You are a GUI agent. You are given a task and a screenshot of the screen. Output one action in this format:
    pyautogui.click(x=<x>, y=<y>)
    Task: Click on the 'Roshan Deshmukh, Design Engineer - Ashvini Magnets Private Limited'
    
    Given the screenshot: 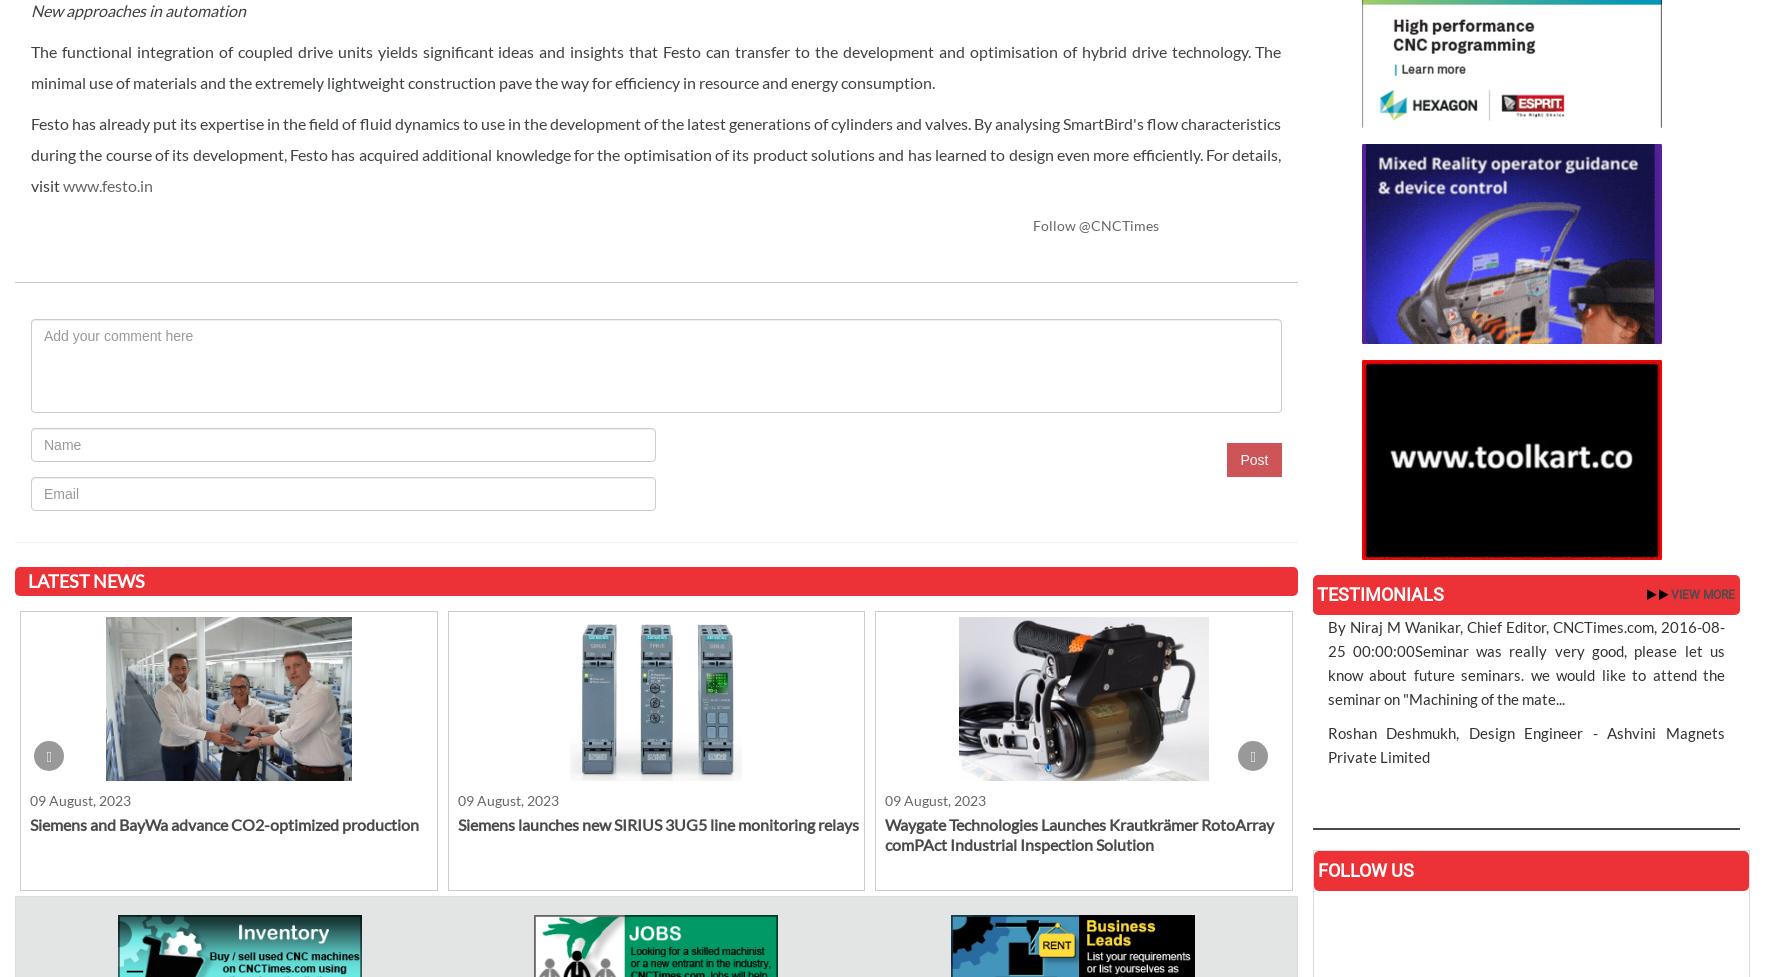 What is the action you would take?
    pyautogui.click(x=1525, y=744)
    